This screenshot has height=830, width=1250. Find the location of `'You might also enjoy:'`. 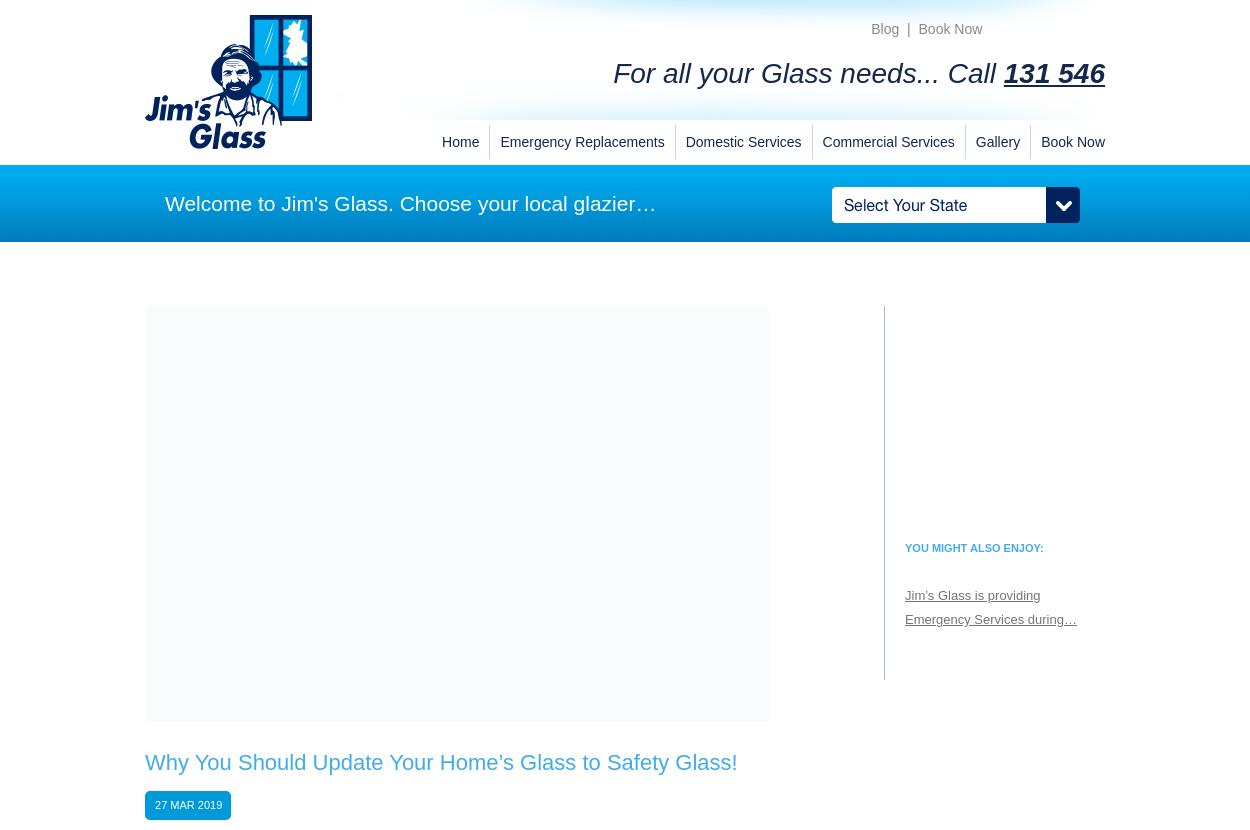

'You might also enjoy:' is located at coordinates (973, 546).